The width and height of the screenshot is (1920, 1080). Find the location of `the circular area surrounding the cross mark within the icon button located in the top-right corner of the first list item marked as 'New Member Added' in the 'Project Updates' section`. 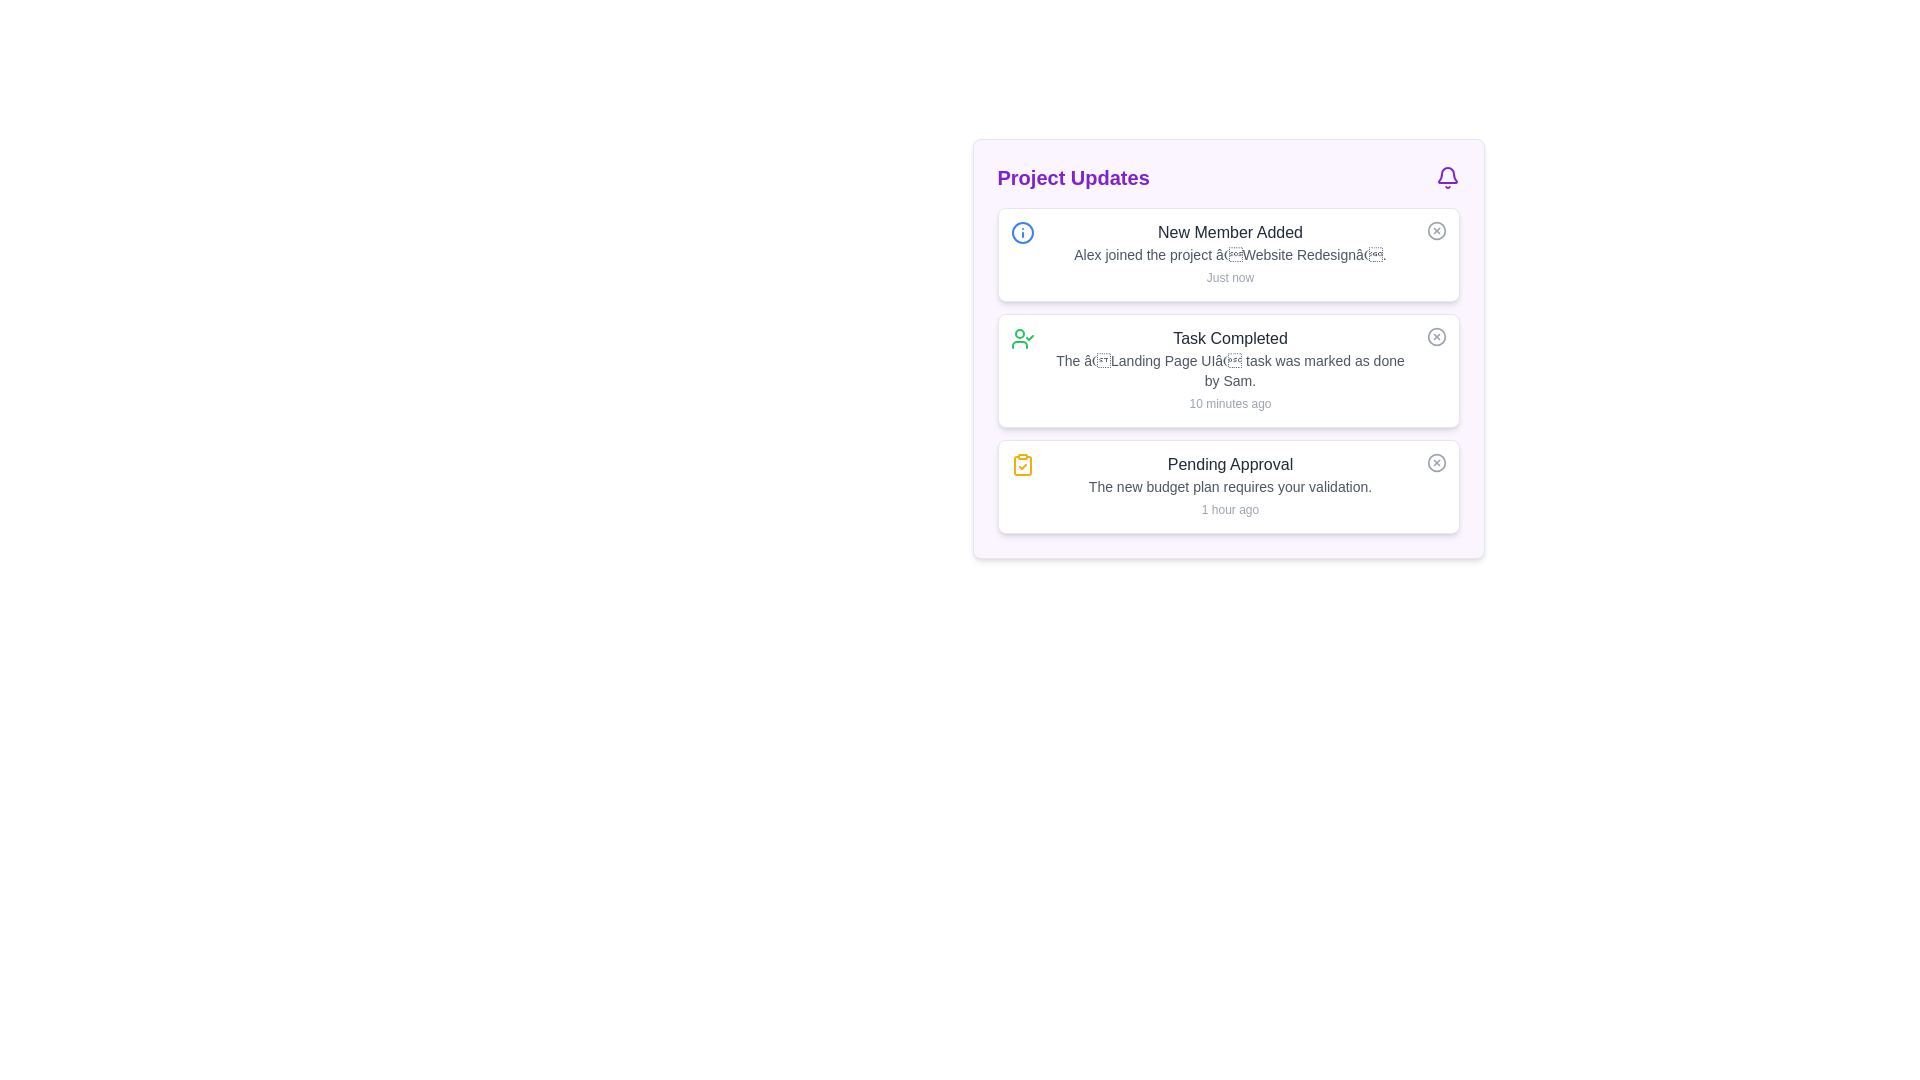

the circular area surrounding the cross mark within the icon button located in the top-right corner of the first list item marked as 'New Member Added' in the 'Project Updates' section is located at coordinates (1435, 230).